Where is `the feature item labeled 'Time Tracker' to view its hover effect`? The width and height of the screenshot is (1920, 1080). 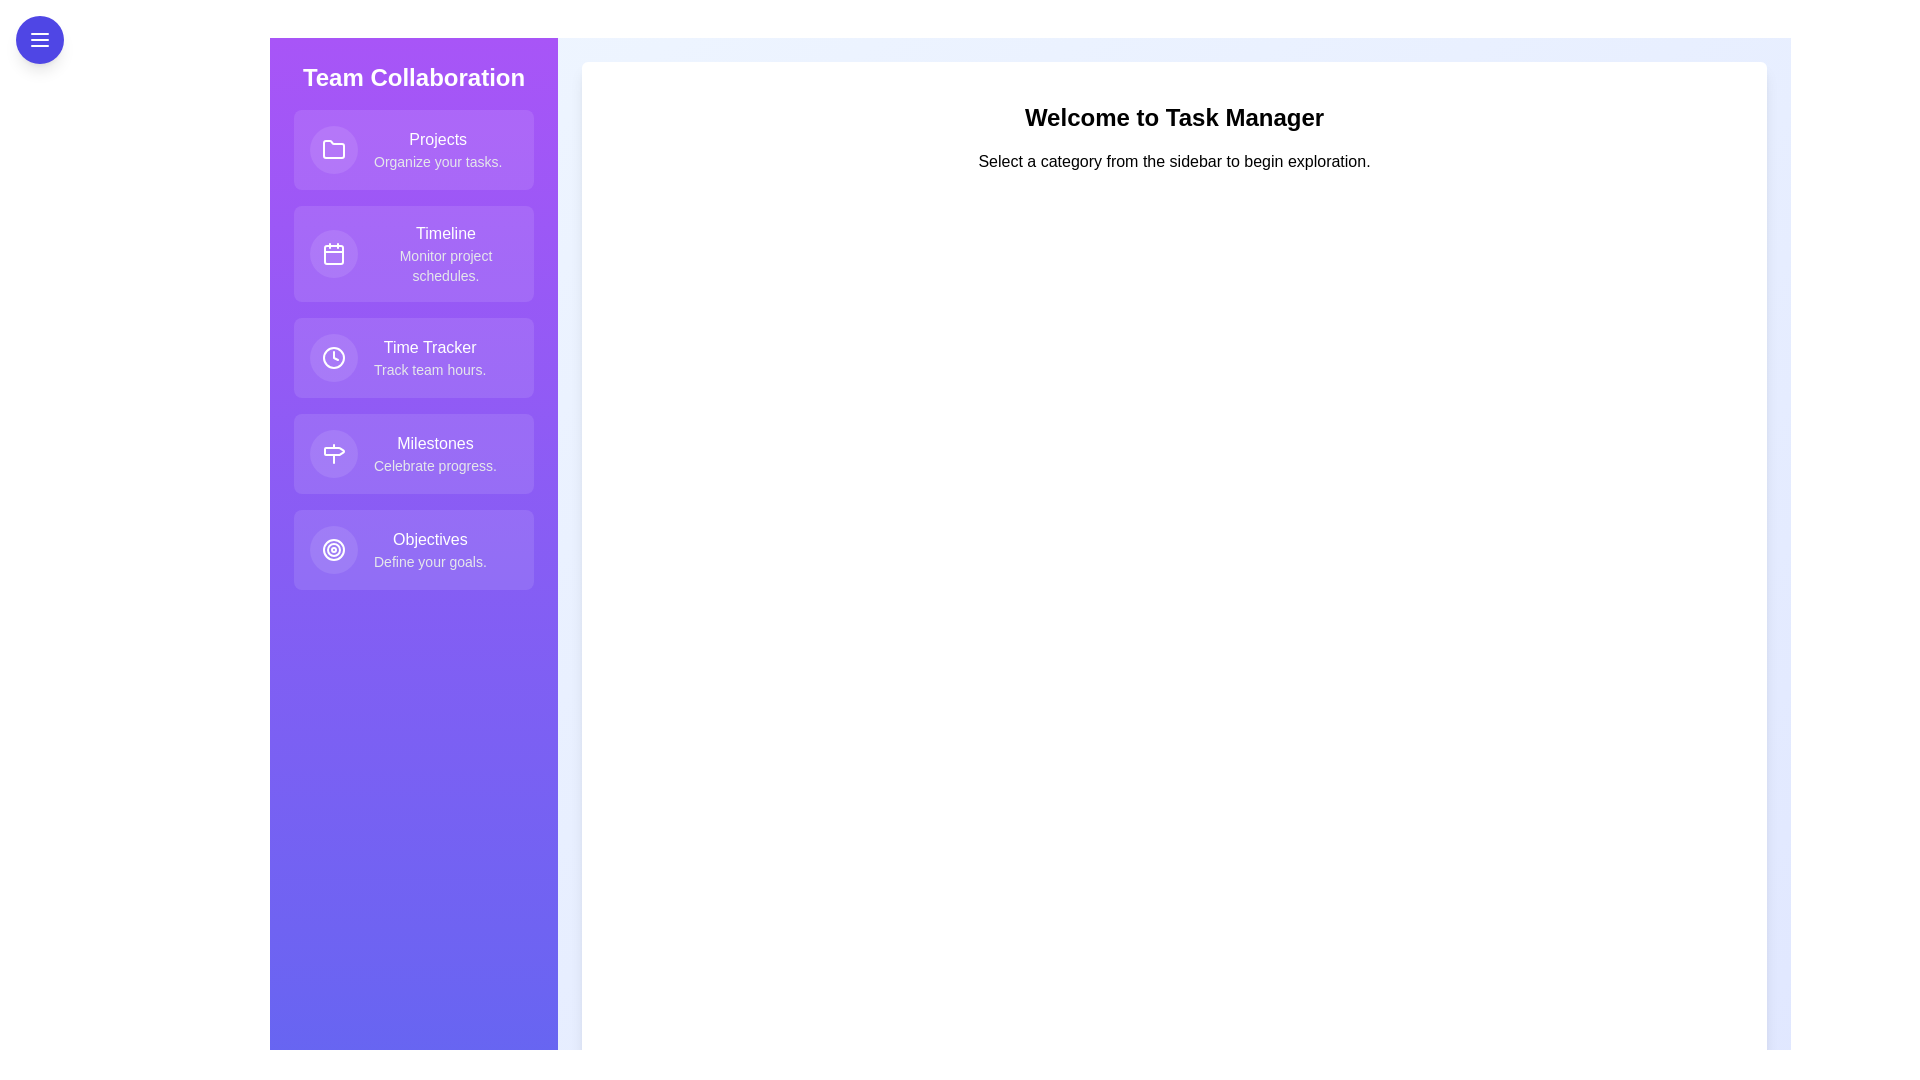 the feature item labeled 'Time Tracker' to view its hover effect is located at coordinates (412, 357).